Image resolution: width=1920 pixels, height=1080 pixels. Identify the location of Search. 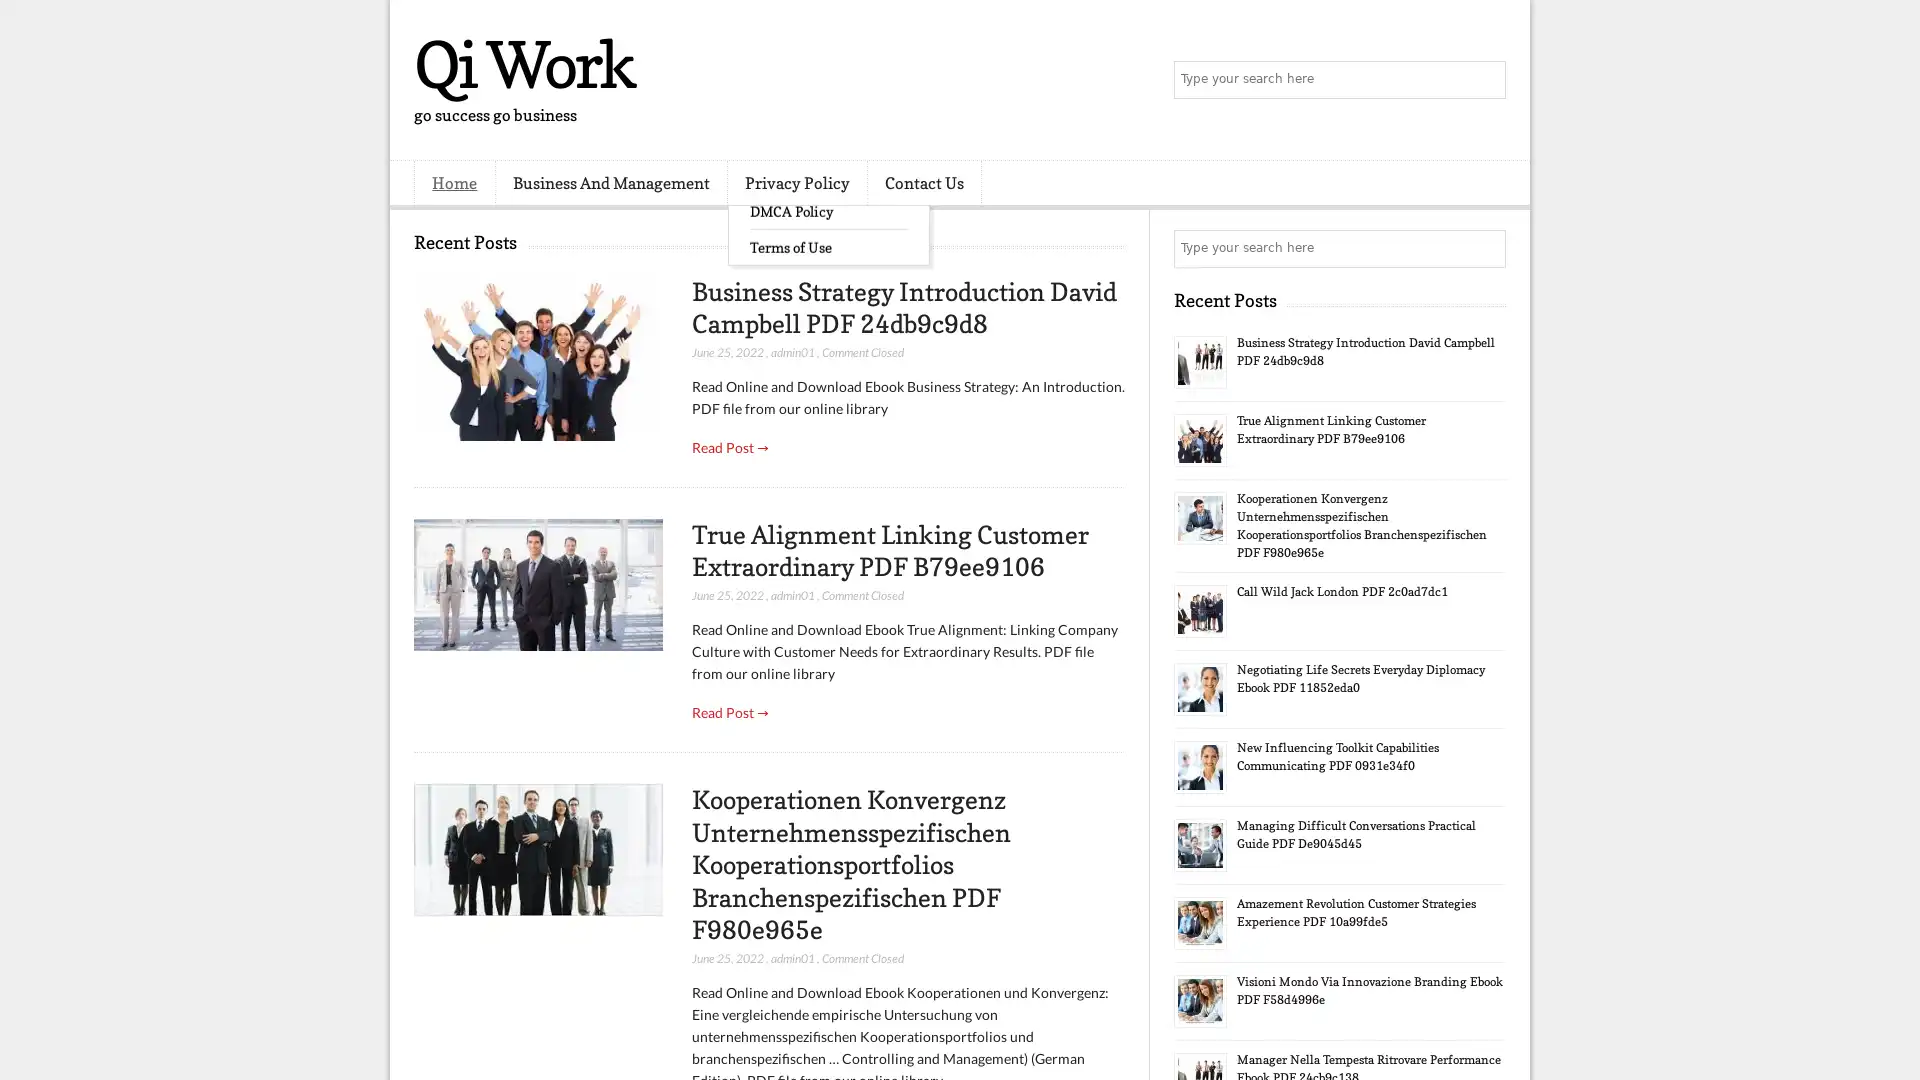
(1485, 248).